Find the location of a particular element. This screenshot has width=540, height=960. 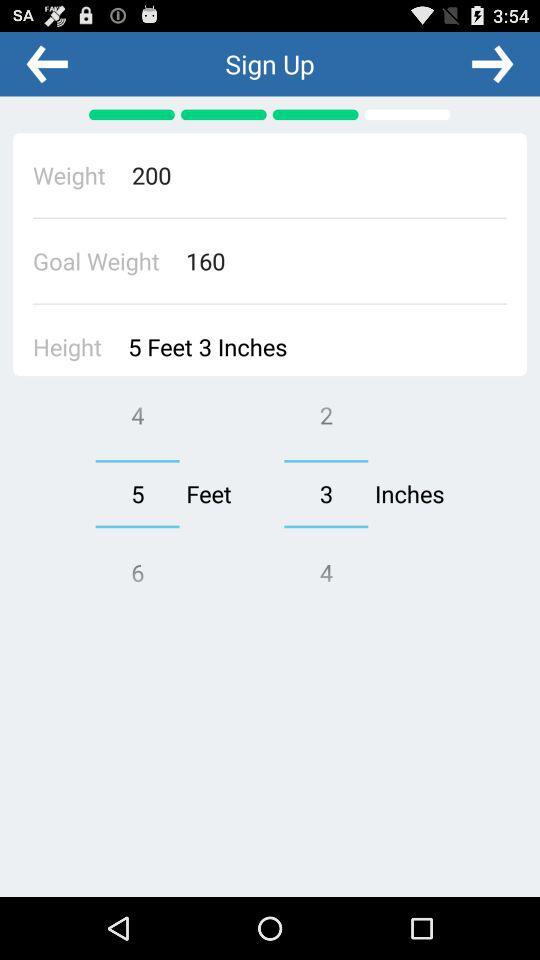

continue to next page is located at coordinates (491, 63).